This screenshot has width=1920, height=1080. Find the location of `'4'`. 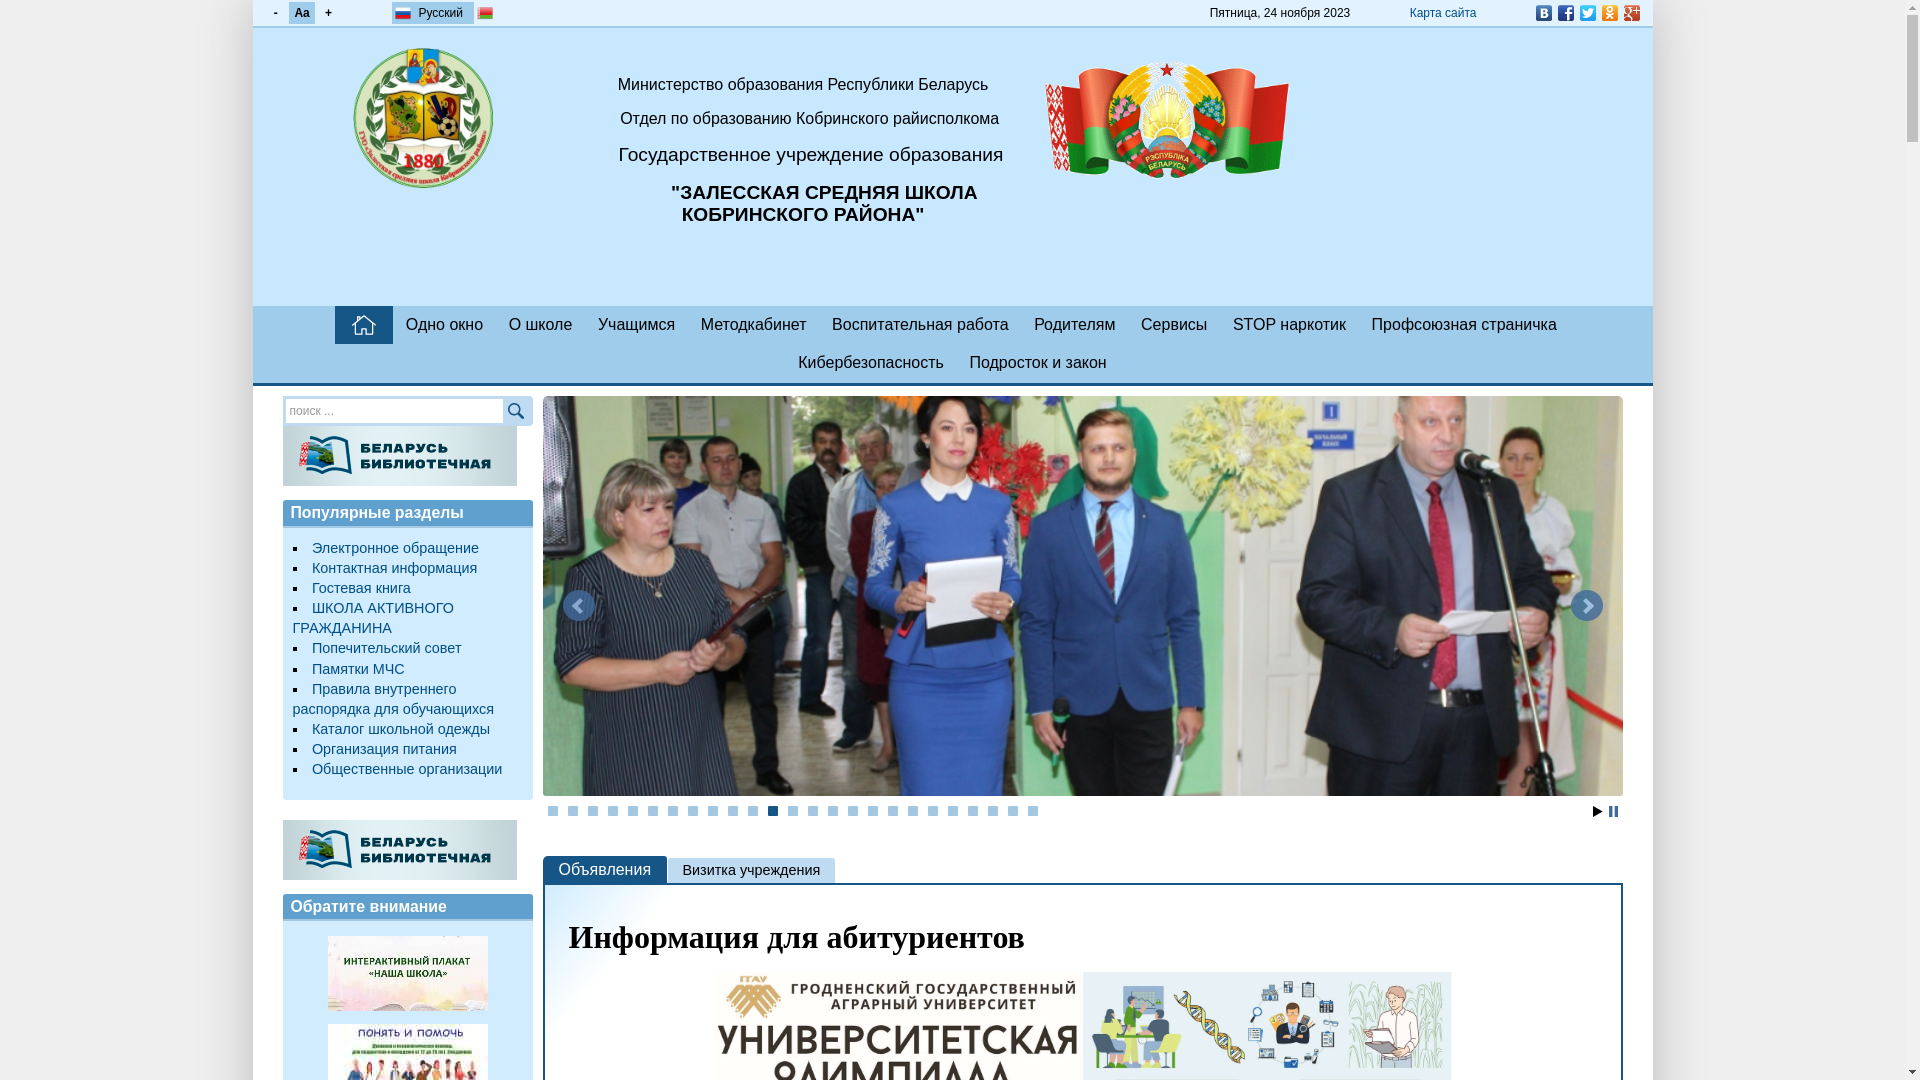

'4' is located at coordinates (612, 810).